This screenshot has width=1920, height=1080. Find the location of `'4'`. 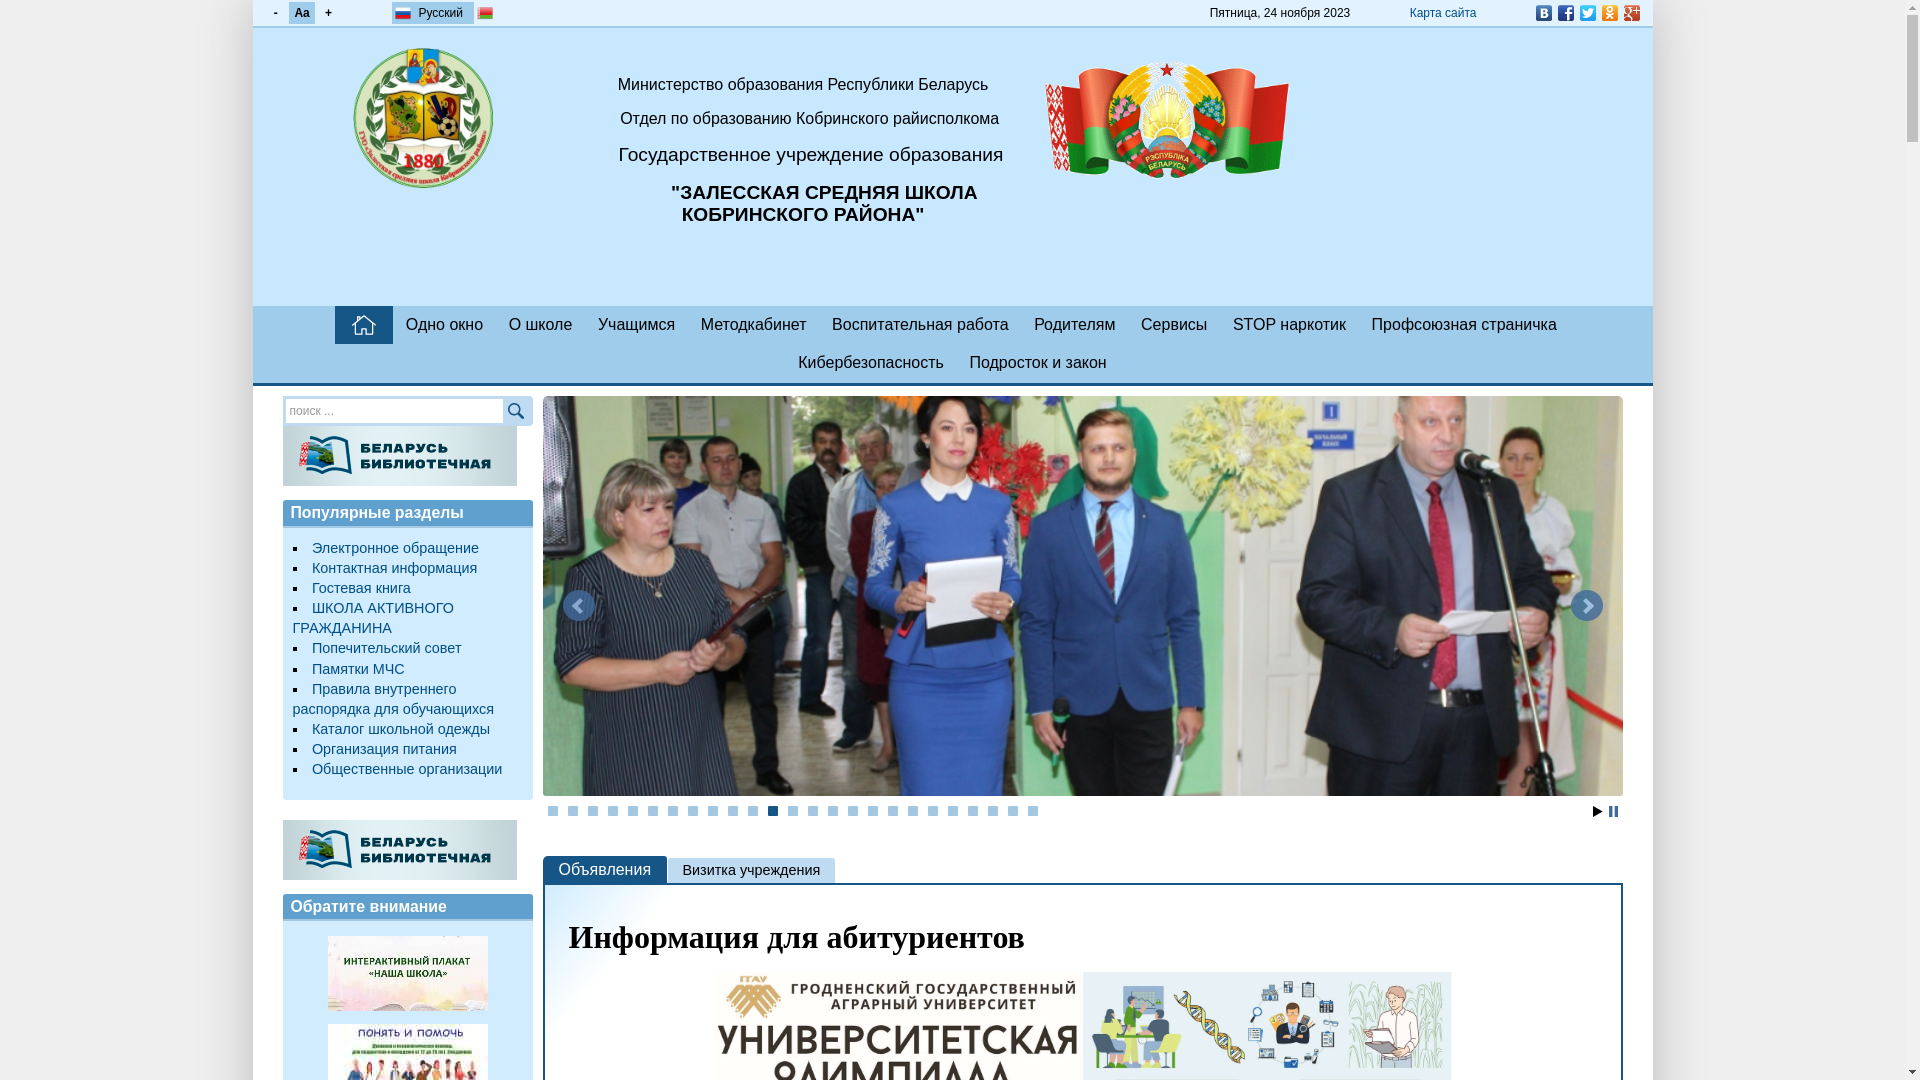

'4' is located at coordinates (612, 810).